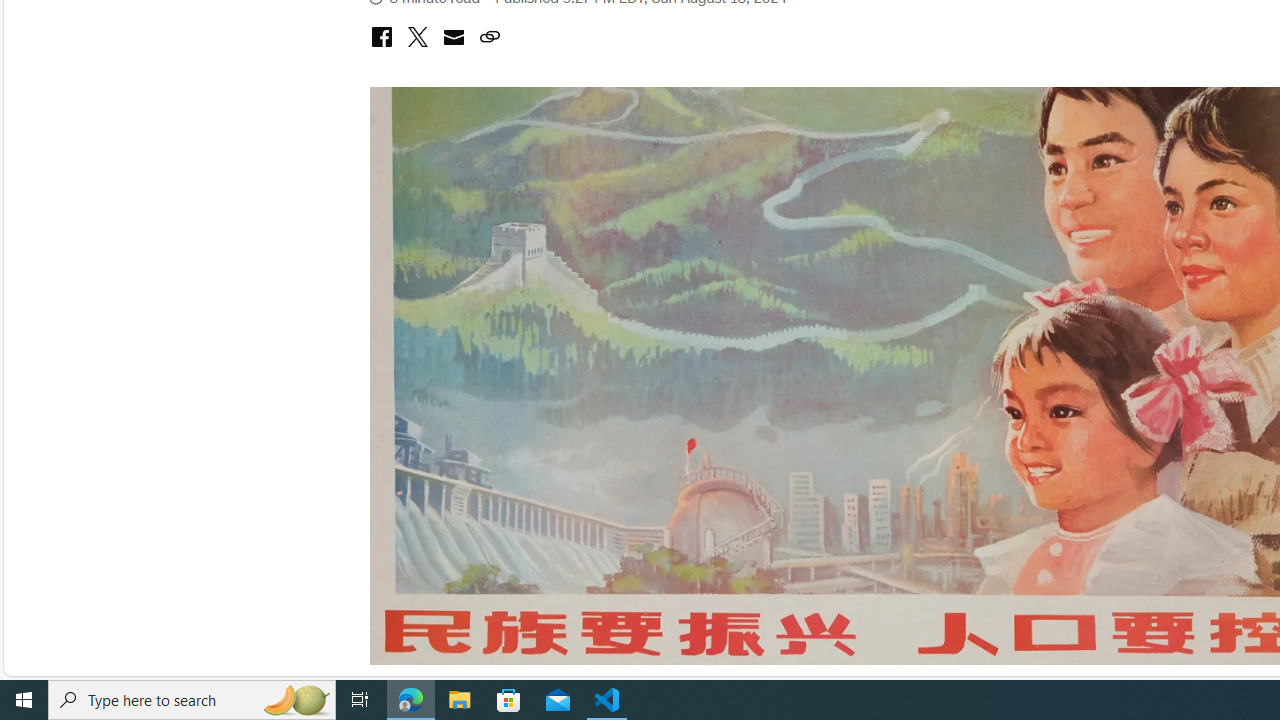  Describe the element at coordinates (381, 38) in the screenshot. I see `'share with facebook'` at that location.